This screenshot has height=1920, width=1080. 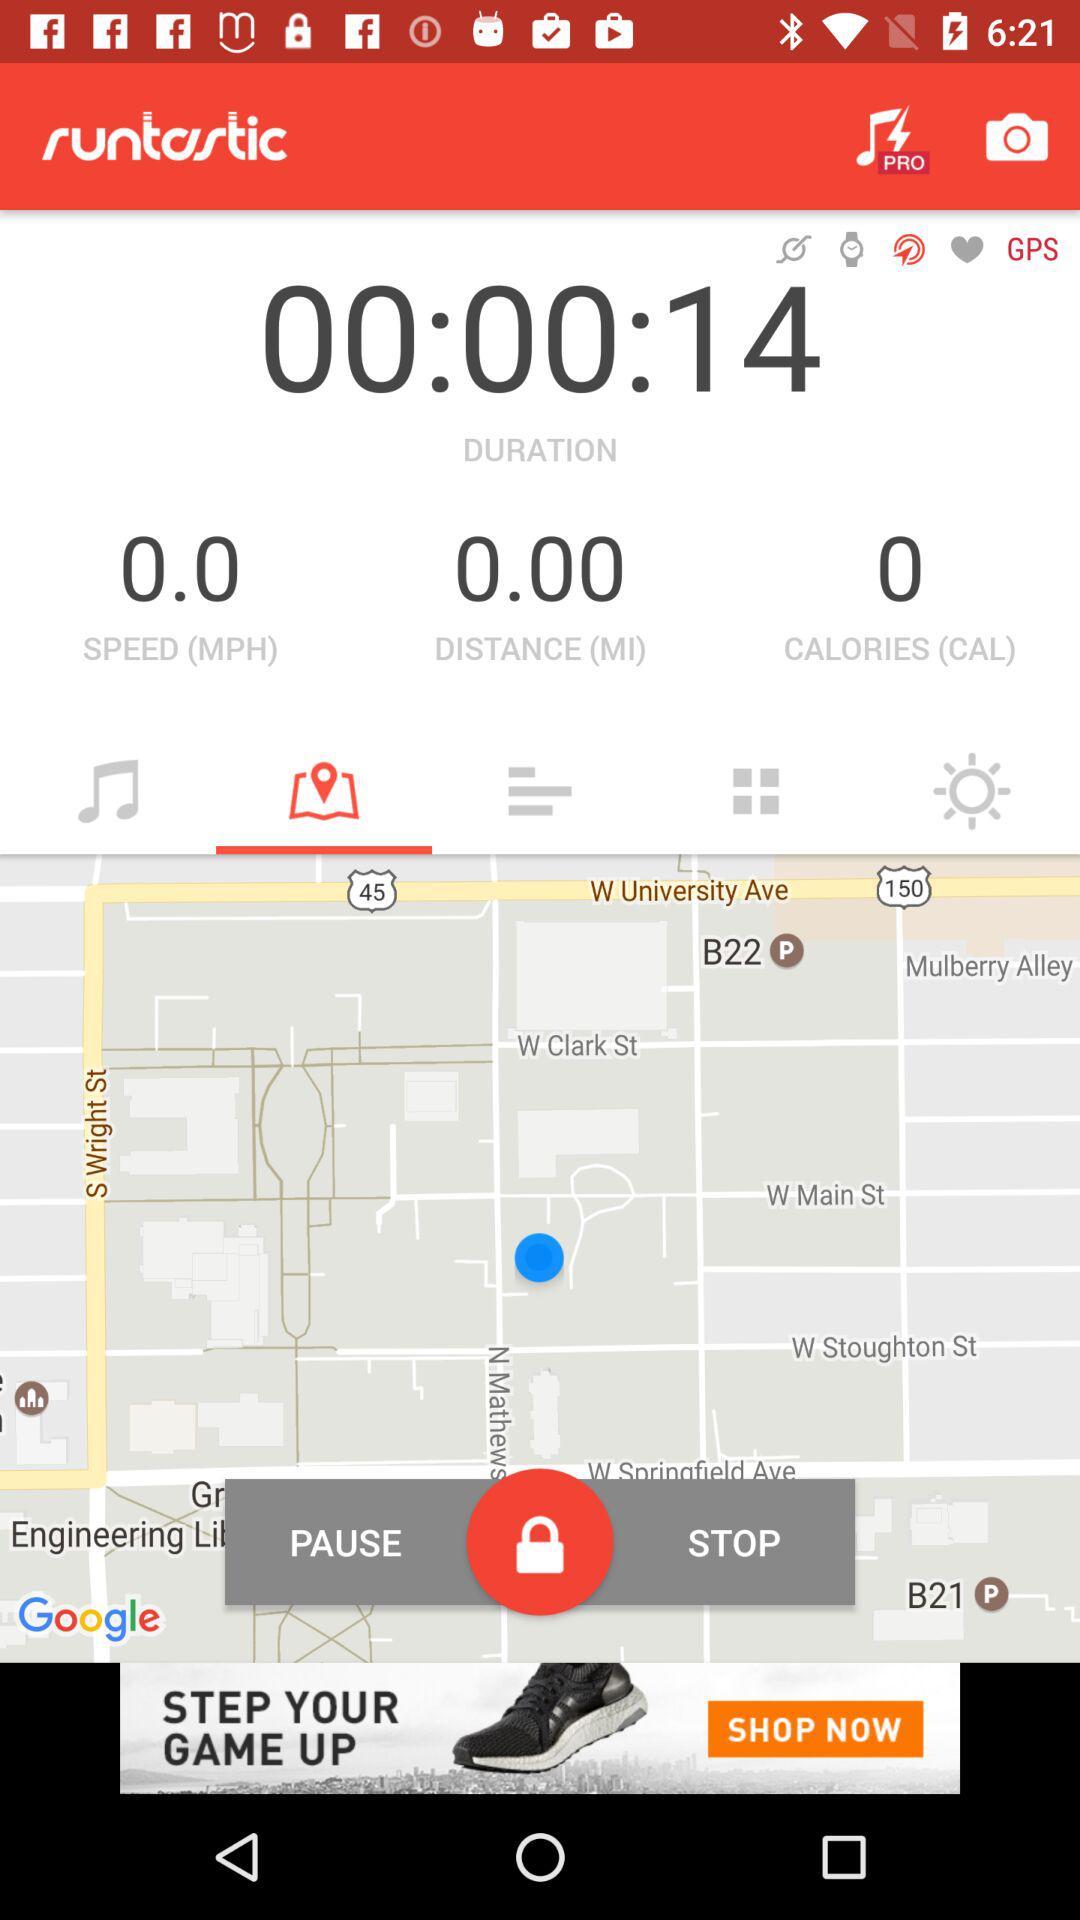 What do you see at coordinates (108, 790) in the screenshot?
I see `music` at bounding box center [108, 790].